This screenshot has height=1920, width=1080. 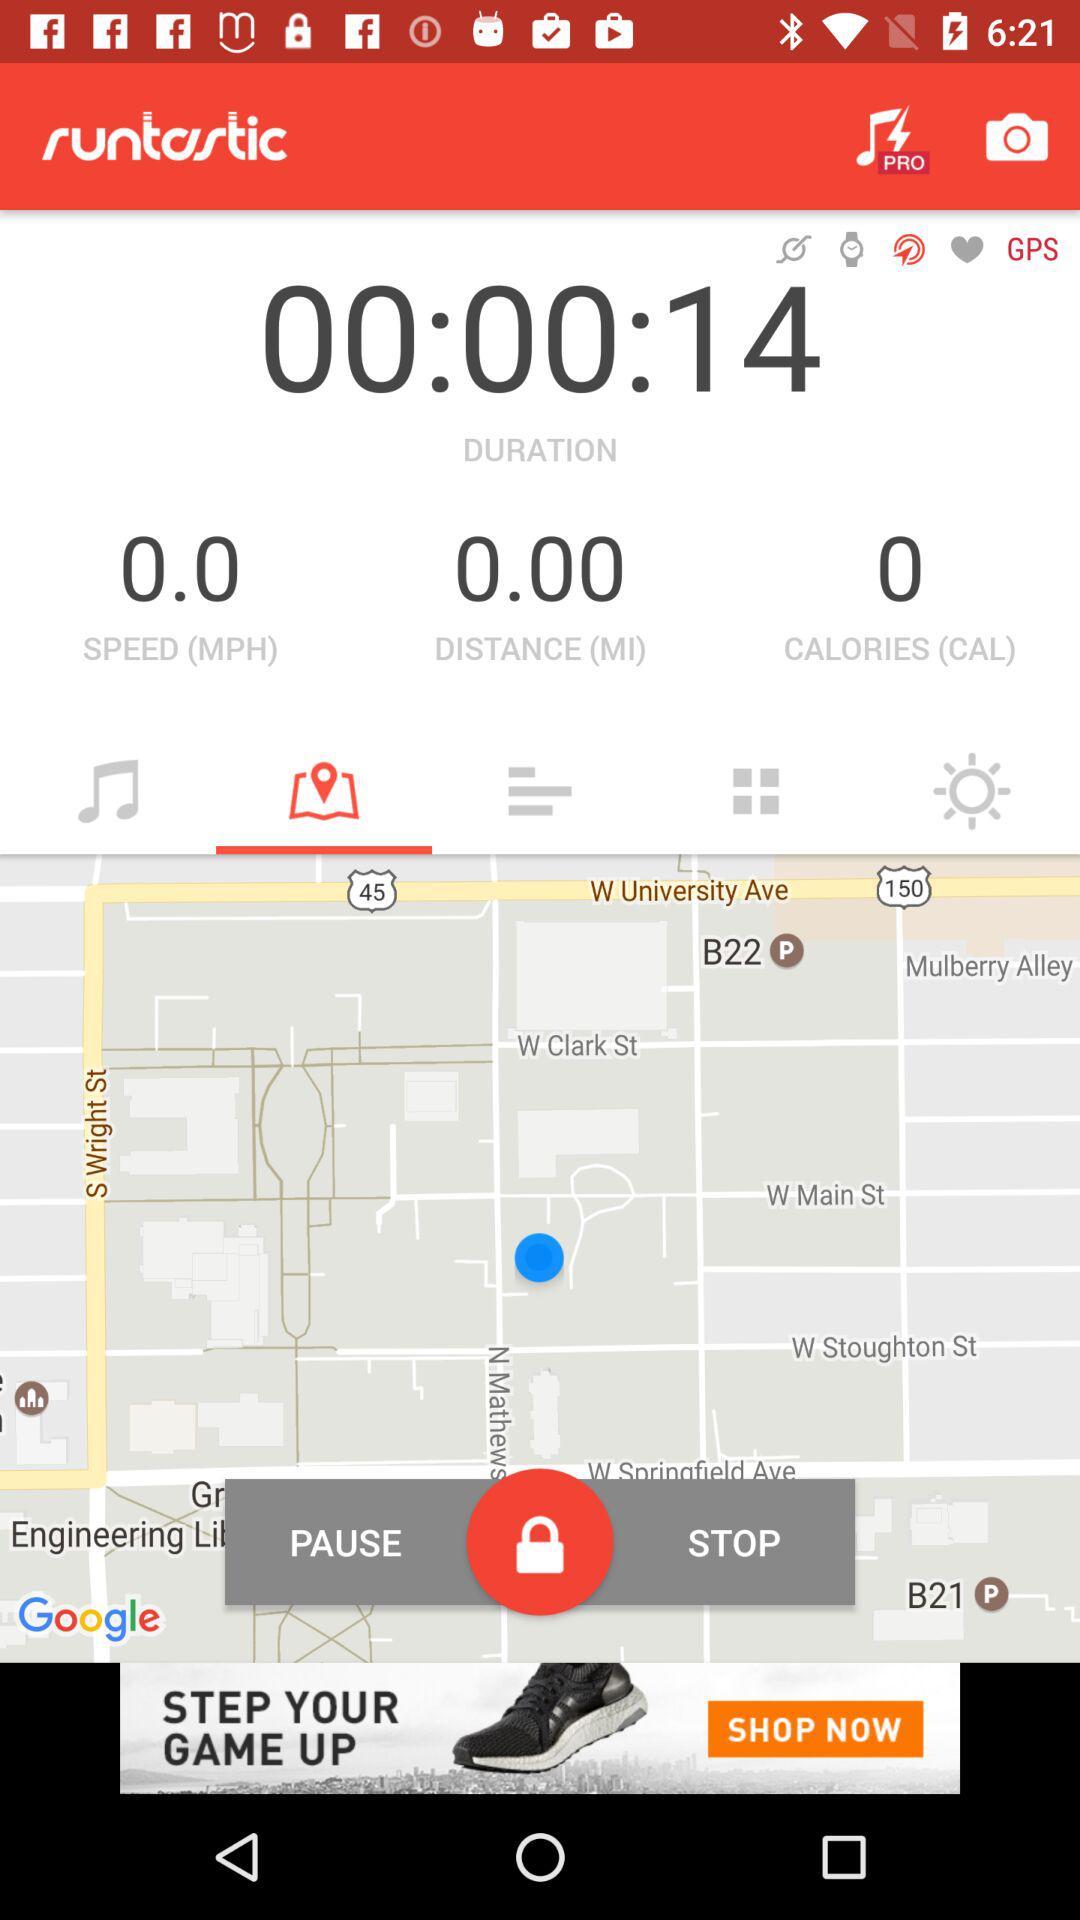 What do you see at coordinates (108, 790) in the screenshot?
I see `music` at bounding box center [108, 790].